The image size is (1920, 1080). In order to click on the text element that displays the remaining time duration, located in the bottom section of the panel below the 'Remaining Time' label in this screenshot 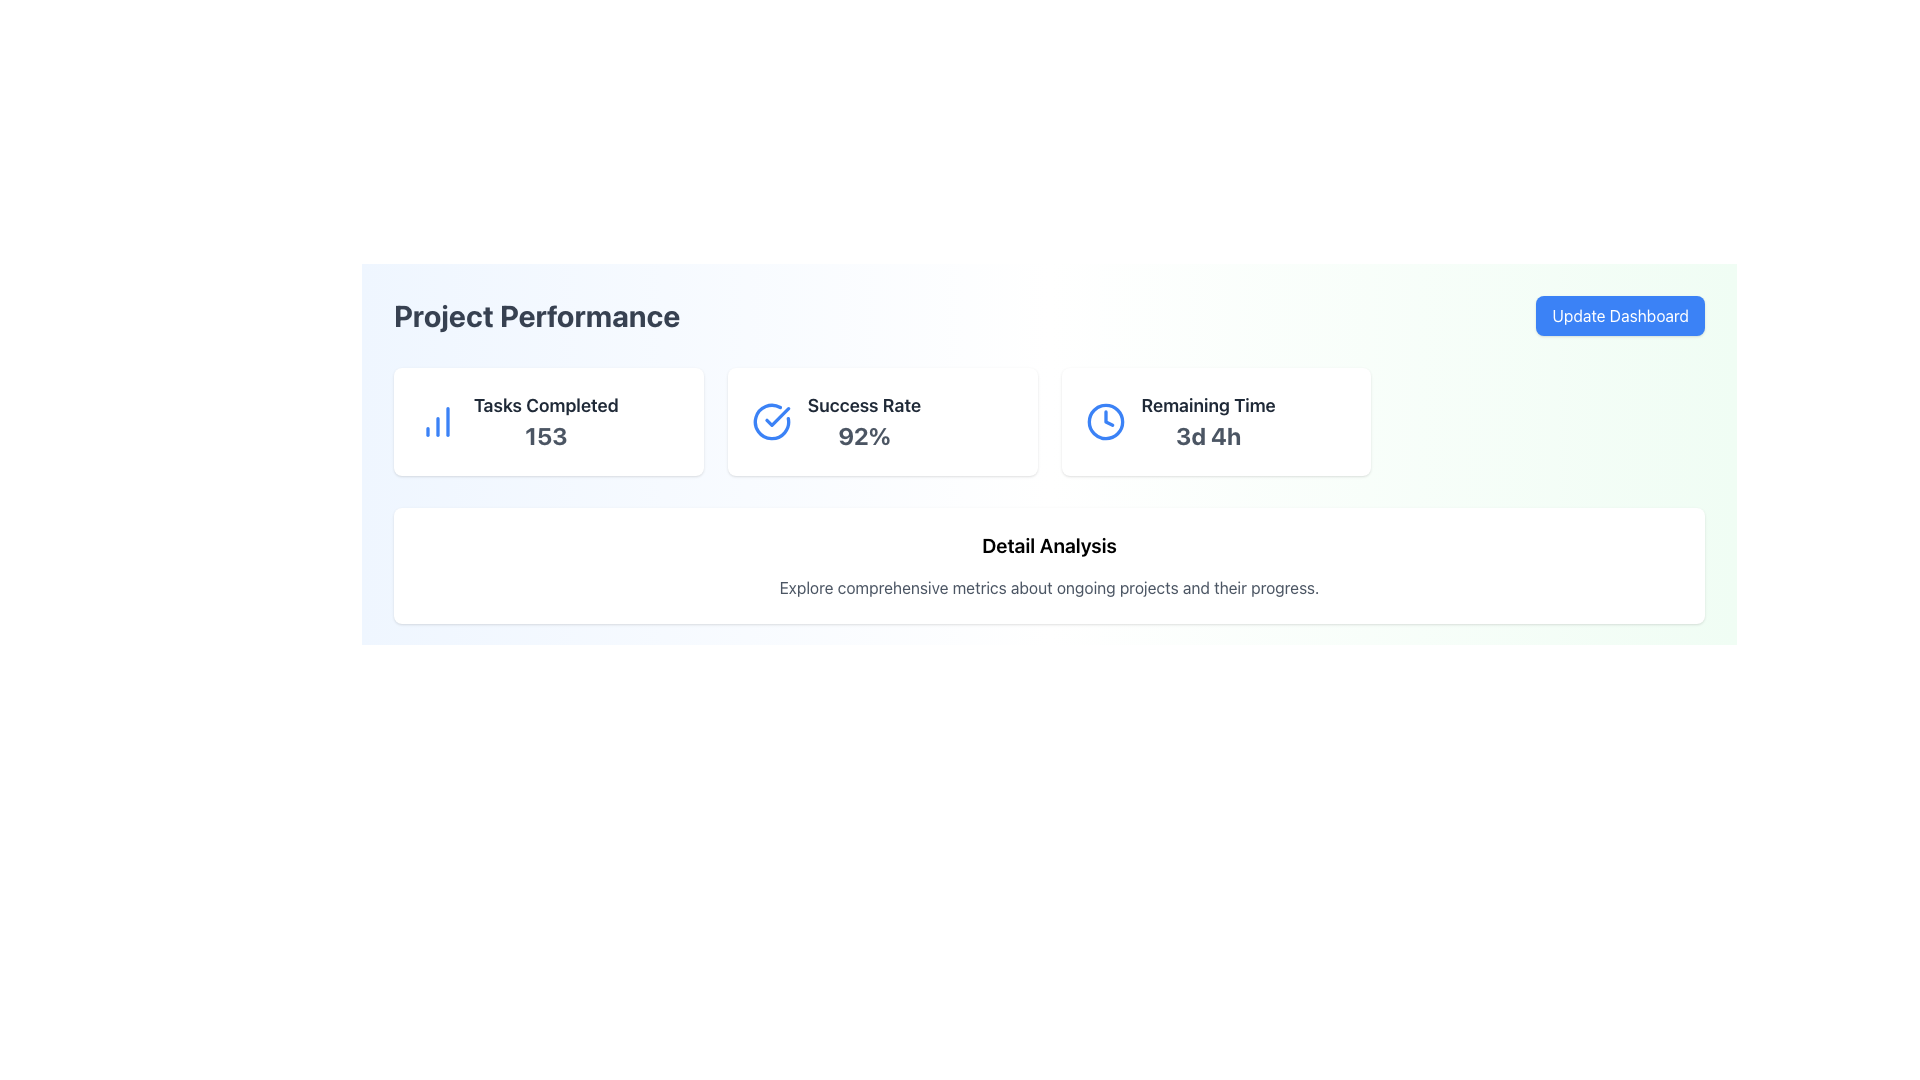, I will do `click(1207, 434)`.